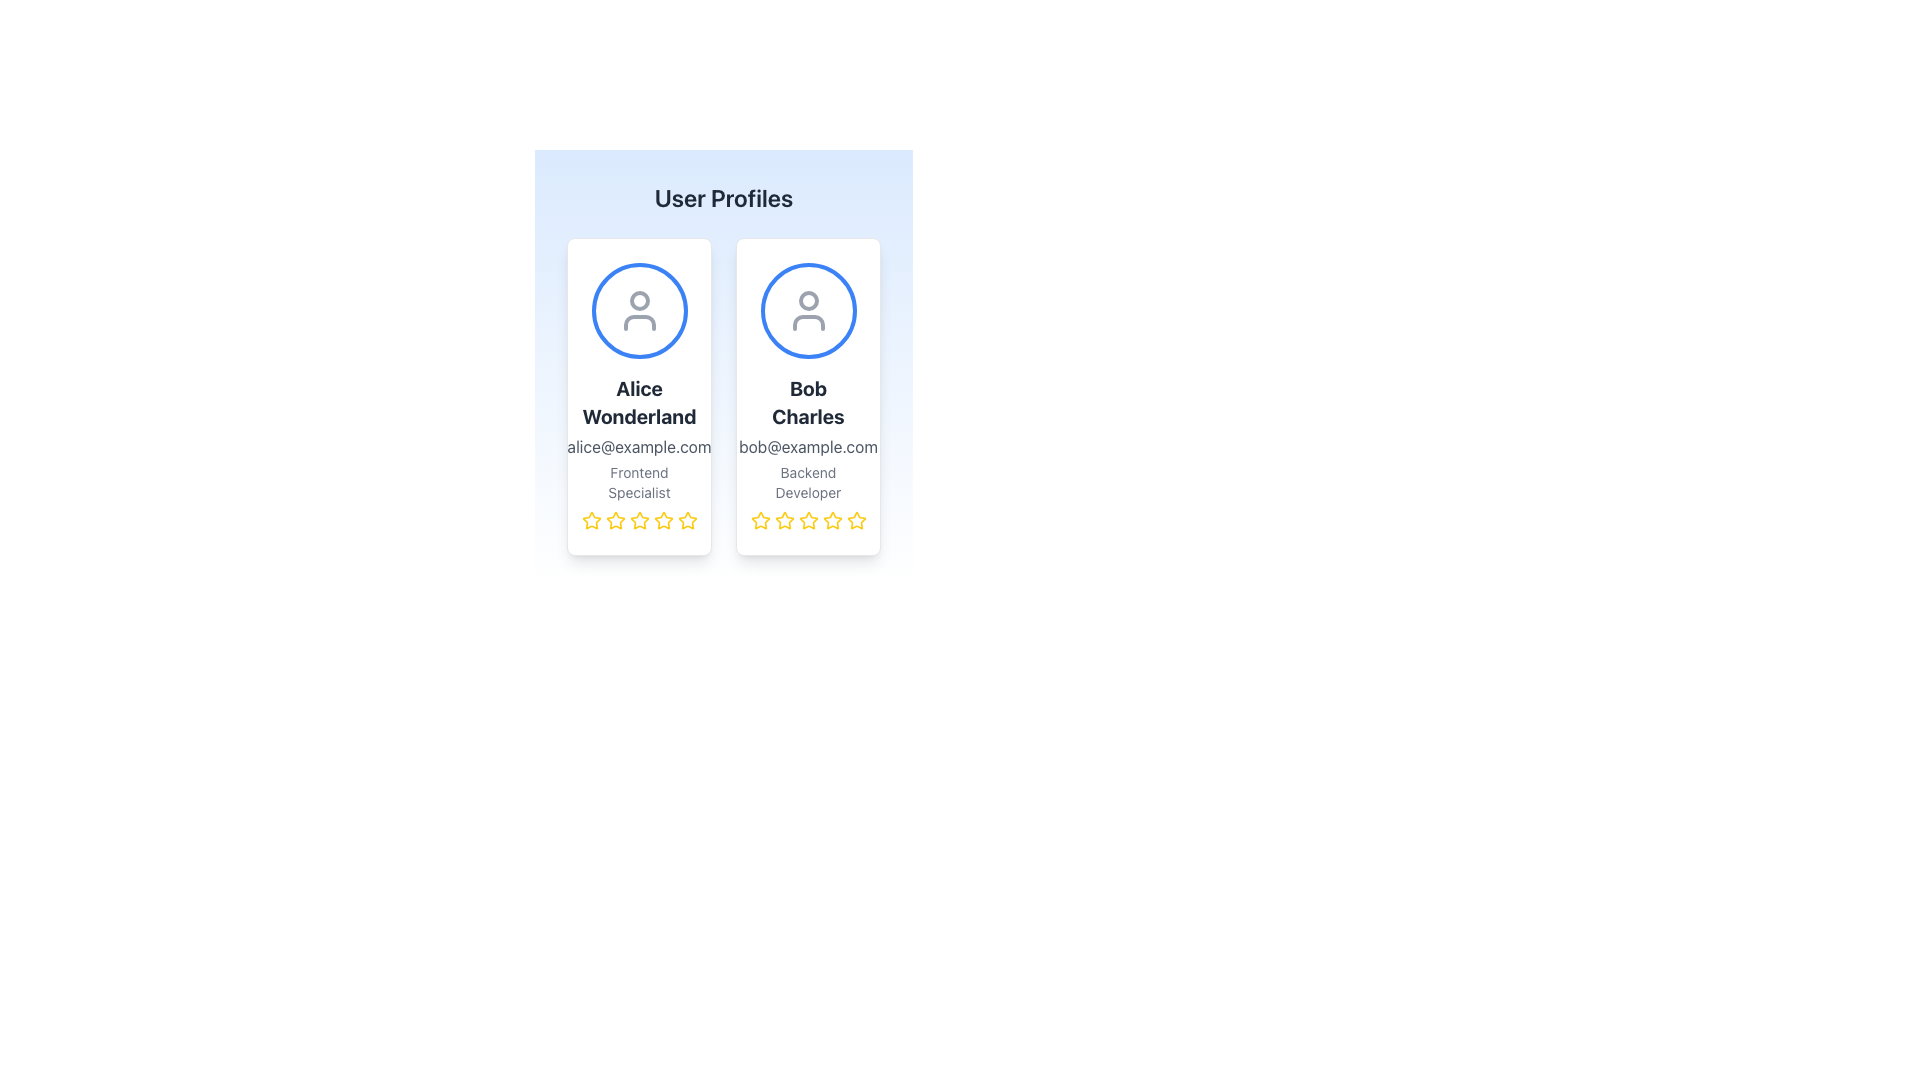  I want to click on the circular user avatar of 'Alice Wonderland', which is positioned at the top center of her card, so click(638, 311).